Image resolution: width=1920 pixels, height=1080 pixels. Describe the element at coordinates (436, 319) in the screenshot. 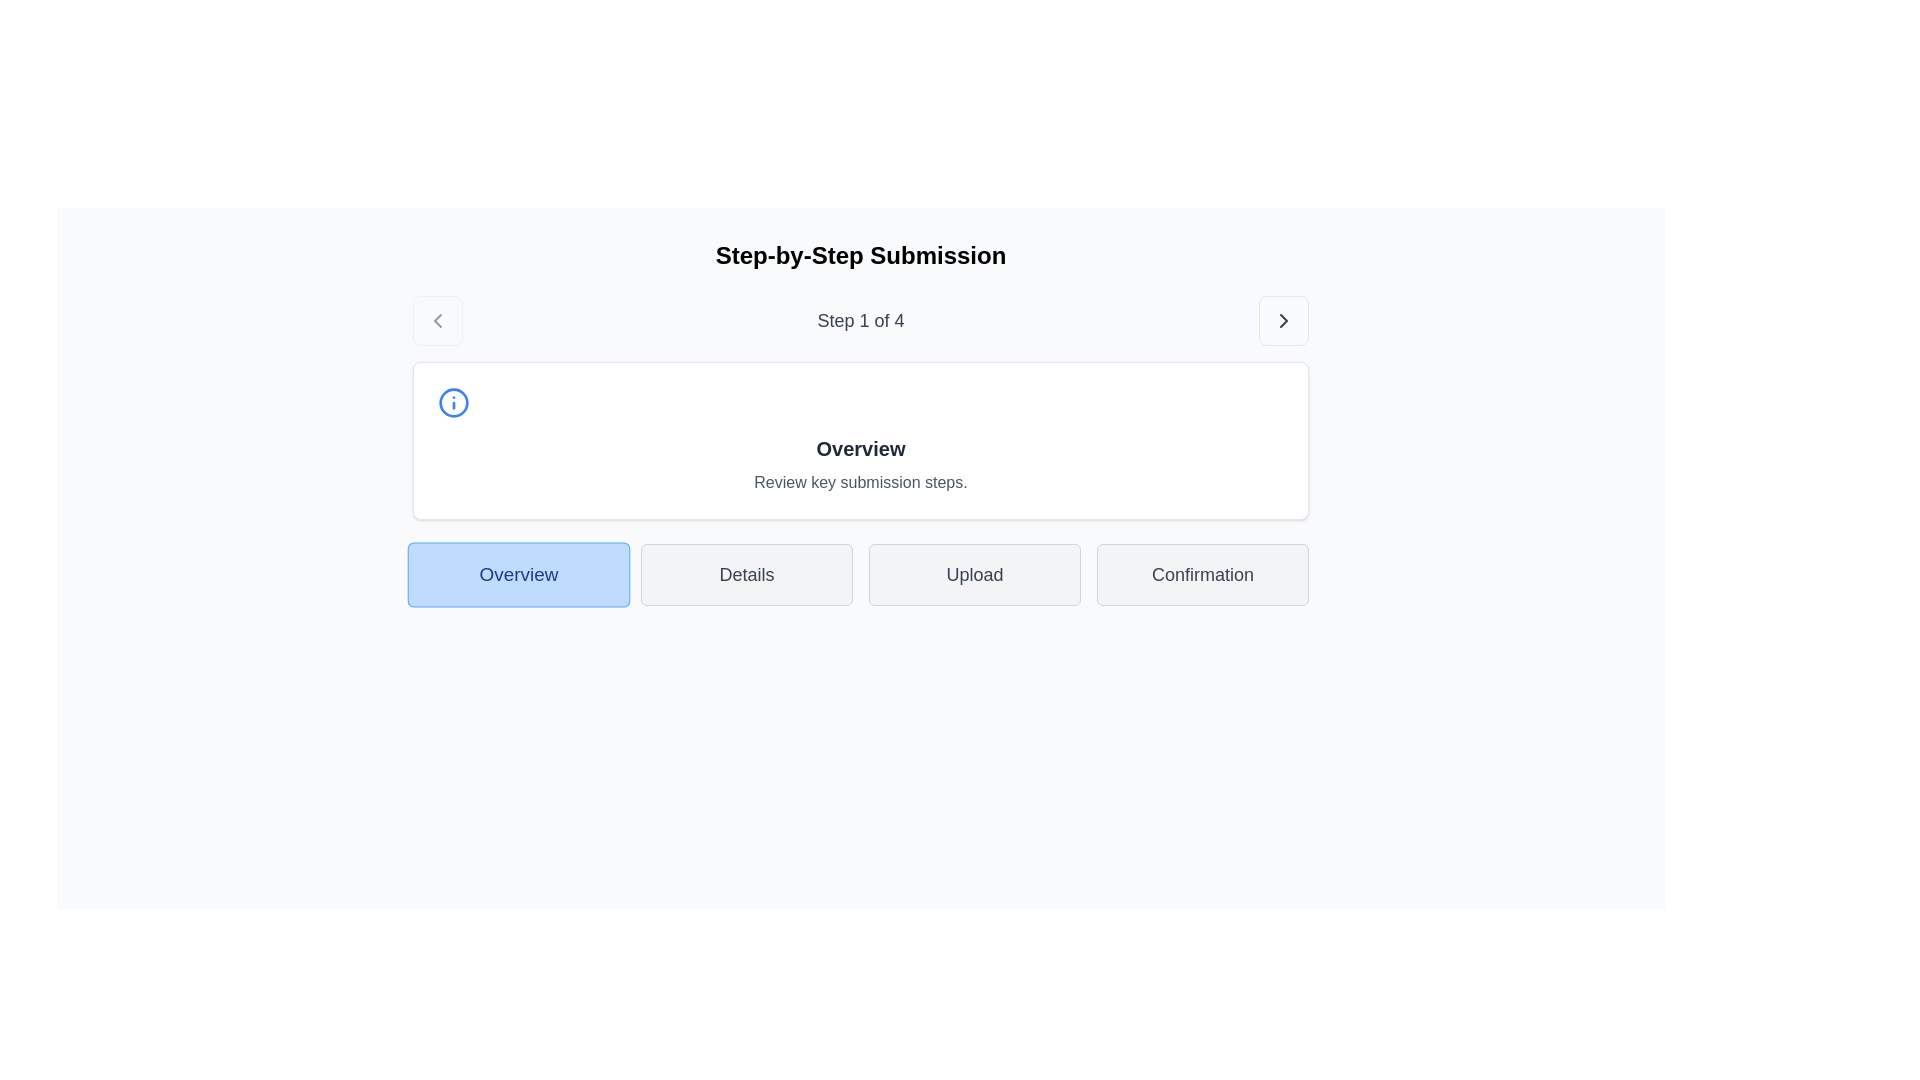

I see `the left-pointing chevron icon located at the top-left corner of the interface to trigger a tooltip or highlight` at that location.